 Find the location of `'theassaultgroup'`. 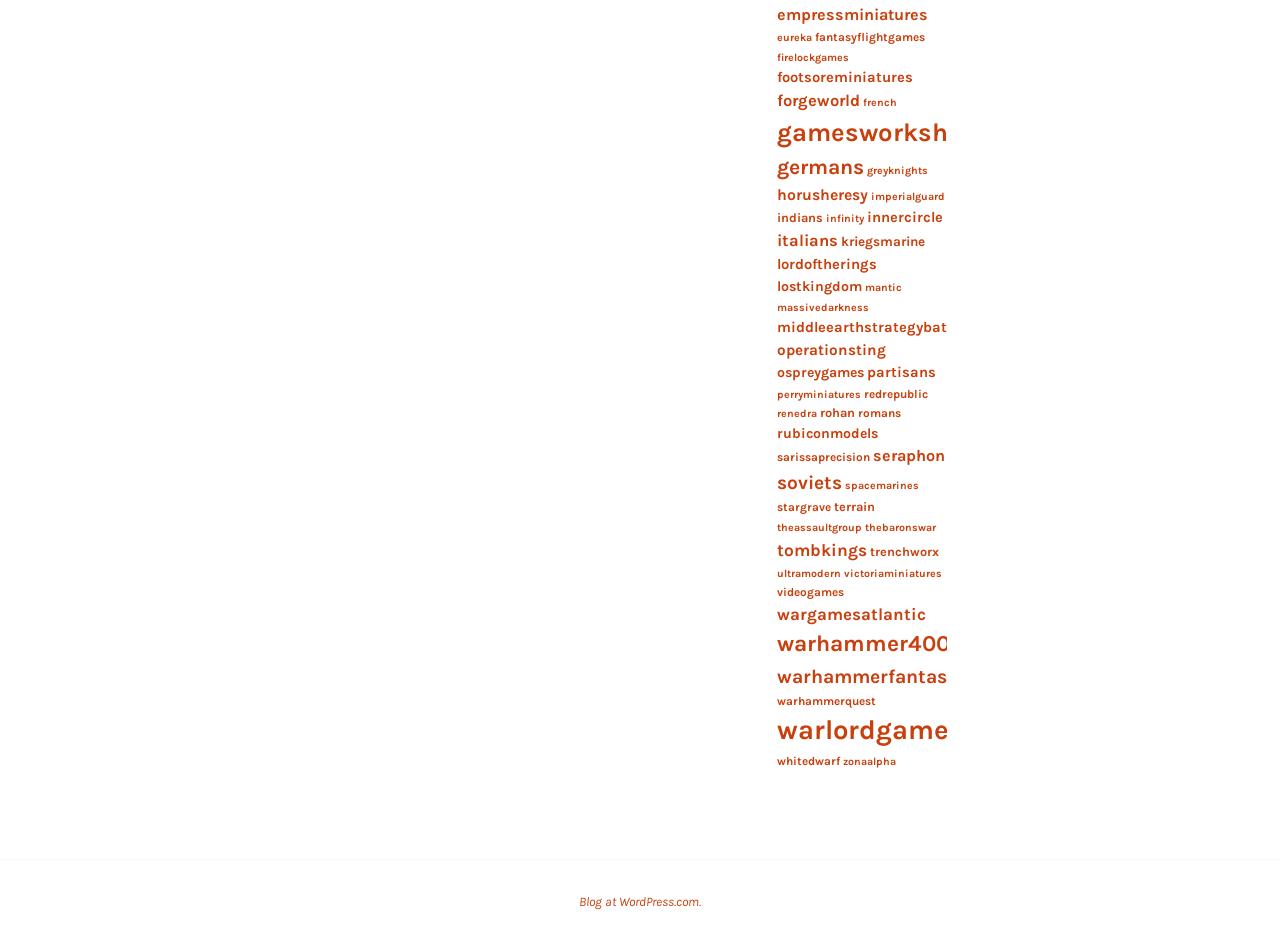

'theassaultgroup' is located at coordinates (818, 527).